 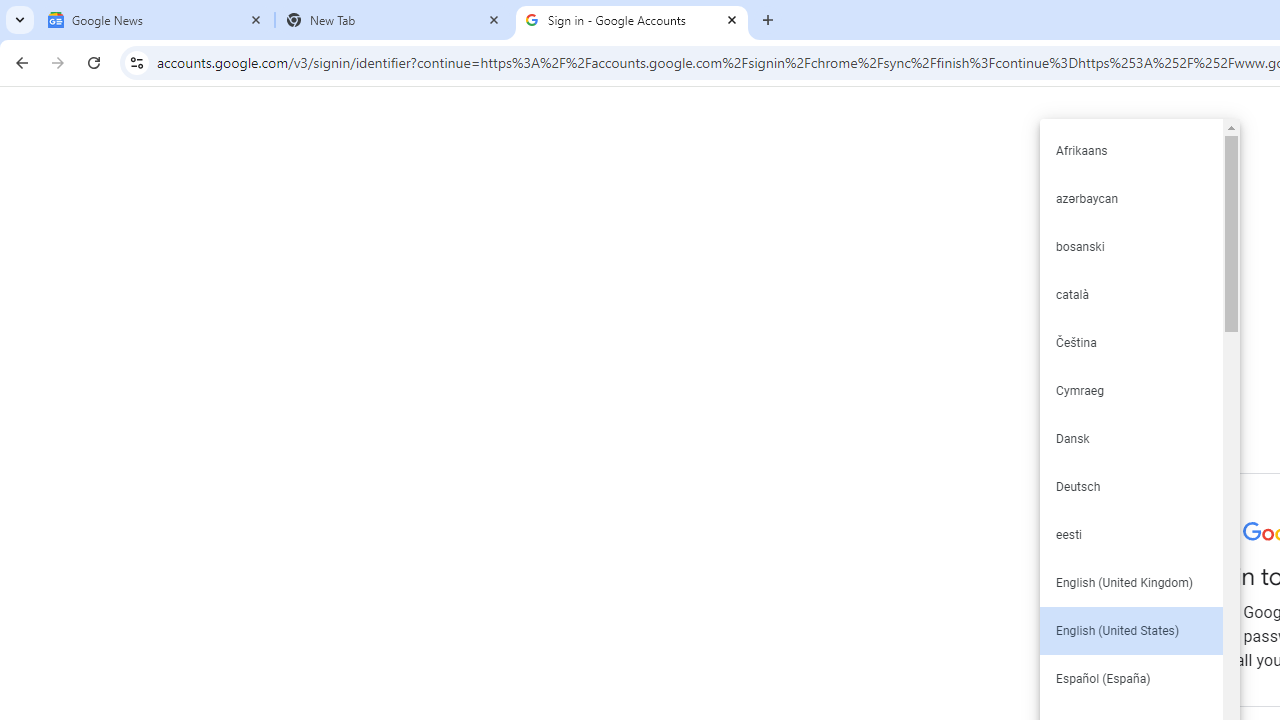 I want to click on 'English (United Kingdom)', so click(x=1130, y=582).